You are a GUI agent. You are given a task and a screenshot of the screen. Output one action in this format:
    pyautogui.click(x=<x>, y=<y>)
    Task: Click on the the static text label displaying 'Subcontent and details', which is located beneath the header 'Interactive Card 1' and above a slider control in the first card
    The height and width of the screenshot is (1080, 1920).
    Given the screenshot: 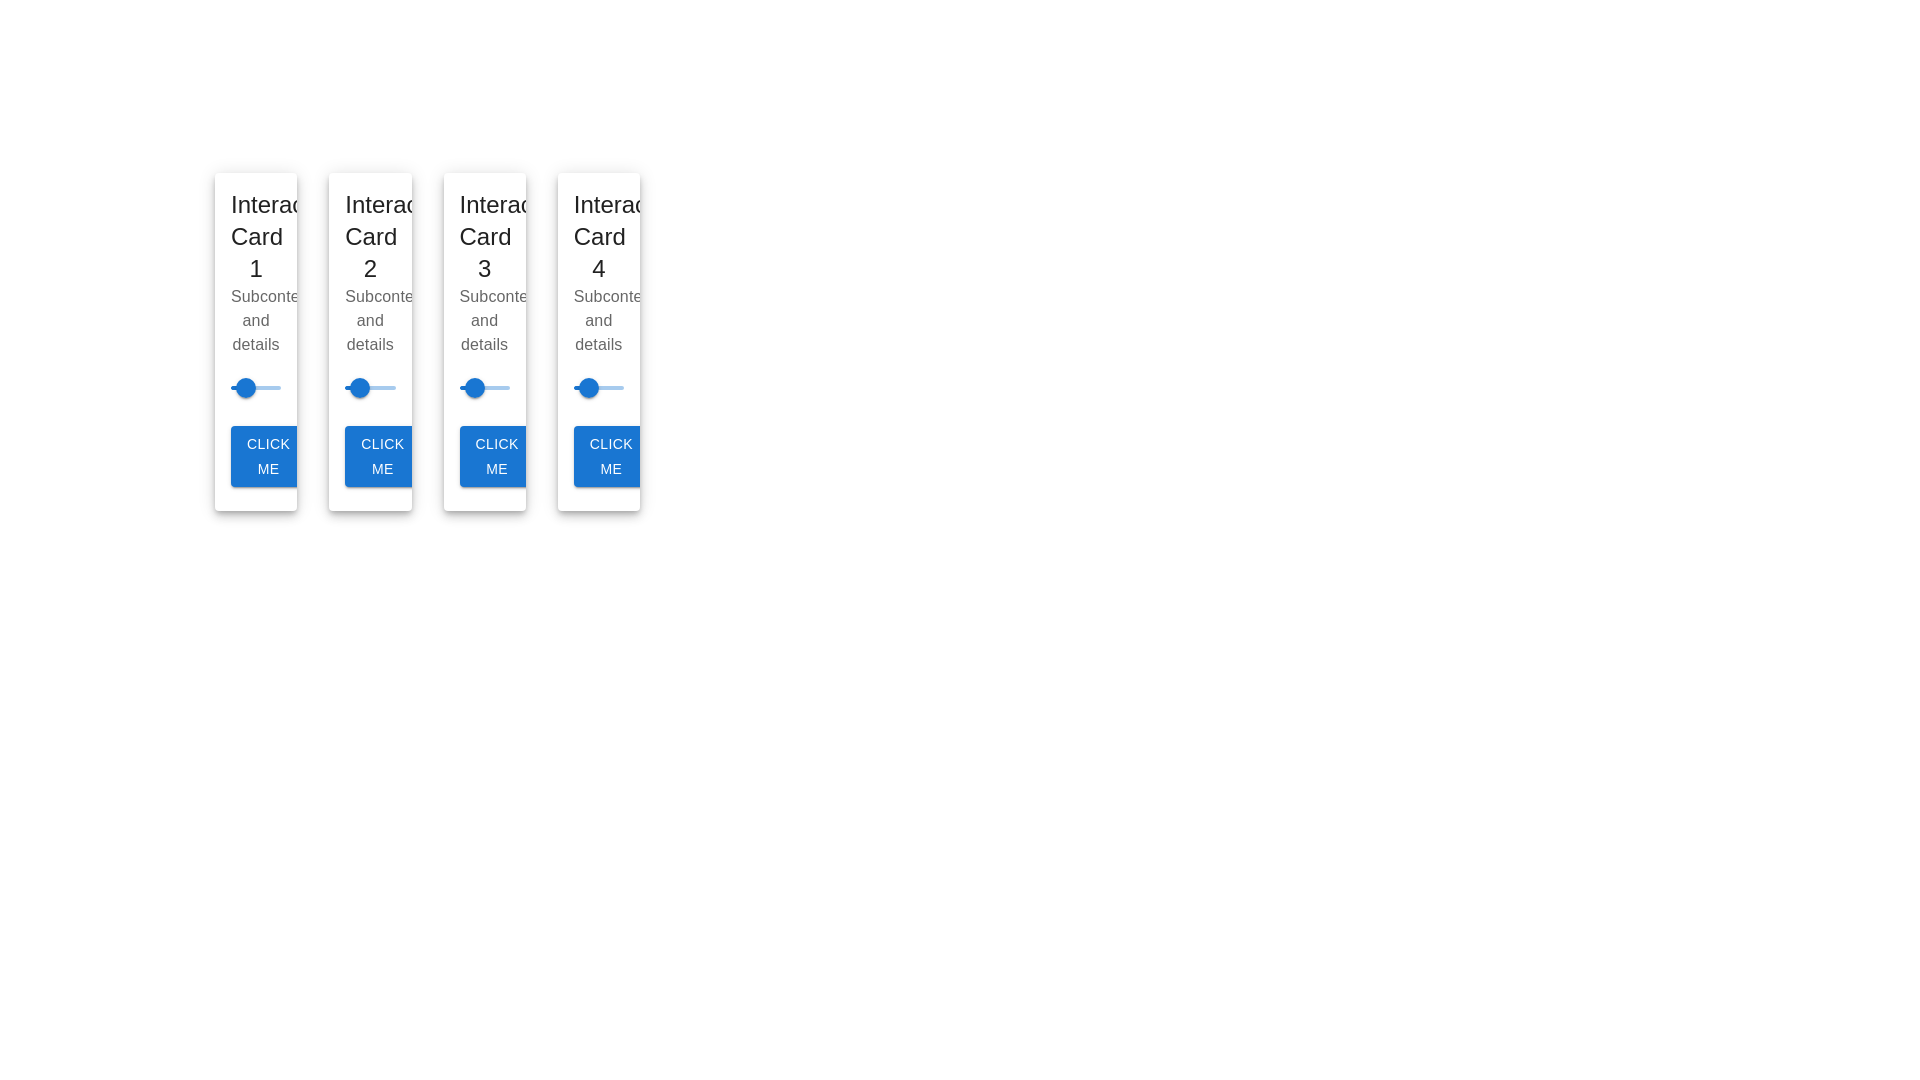 What is the action you would take?
    pyautogui.click(x=255, y=320)
    